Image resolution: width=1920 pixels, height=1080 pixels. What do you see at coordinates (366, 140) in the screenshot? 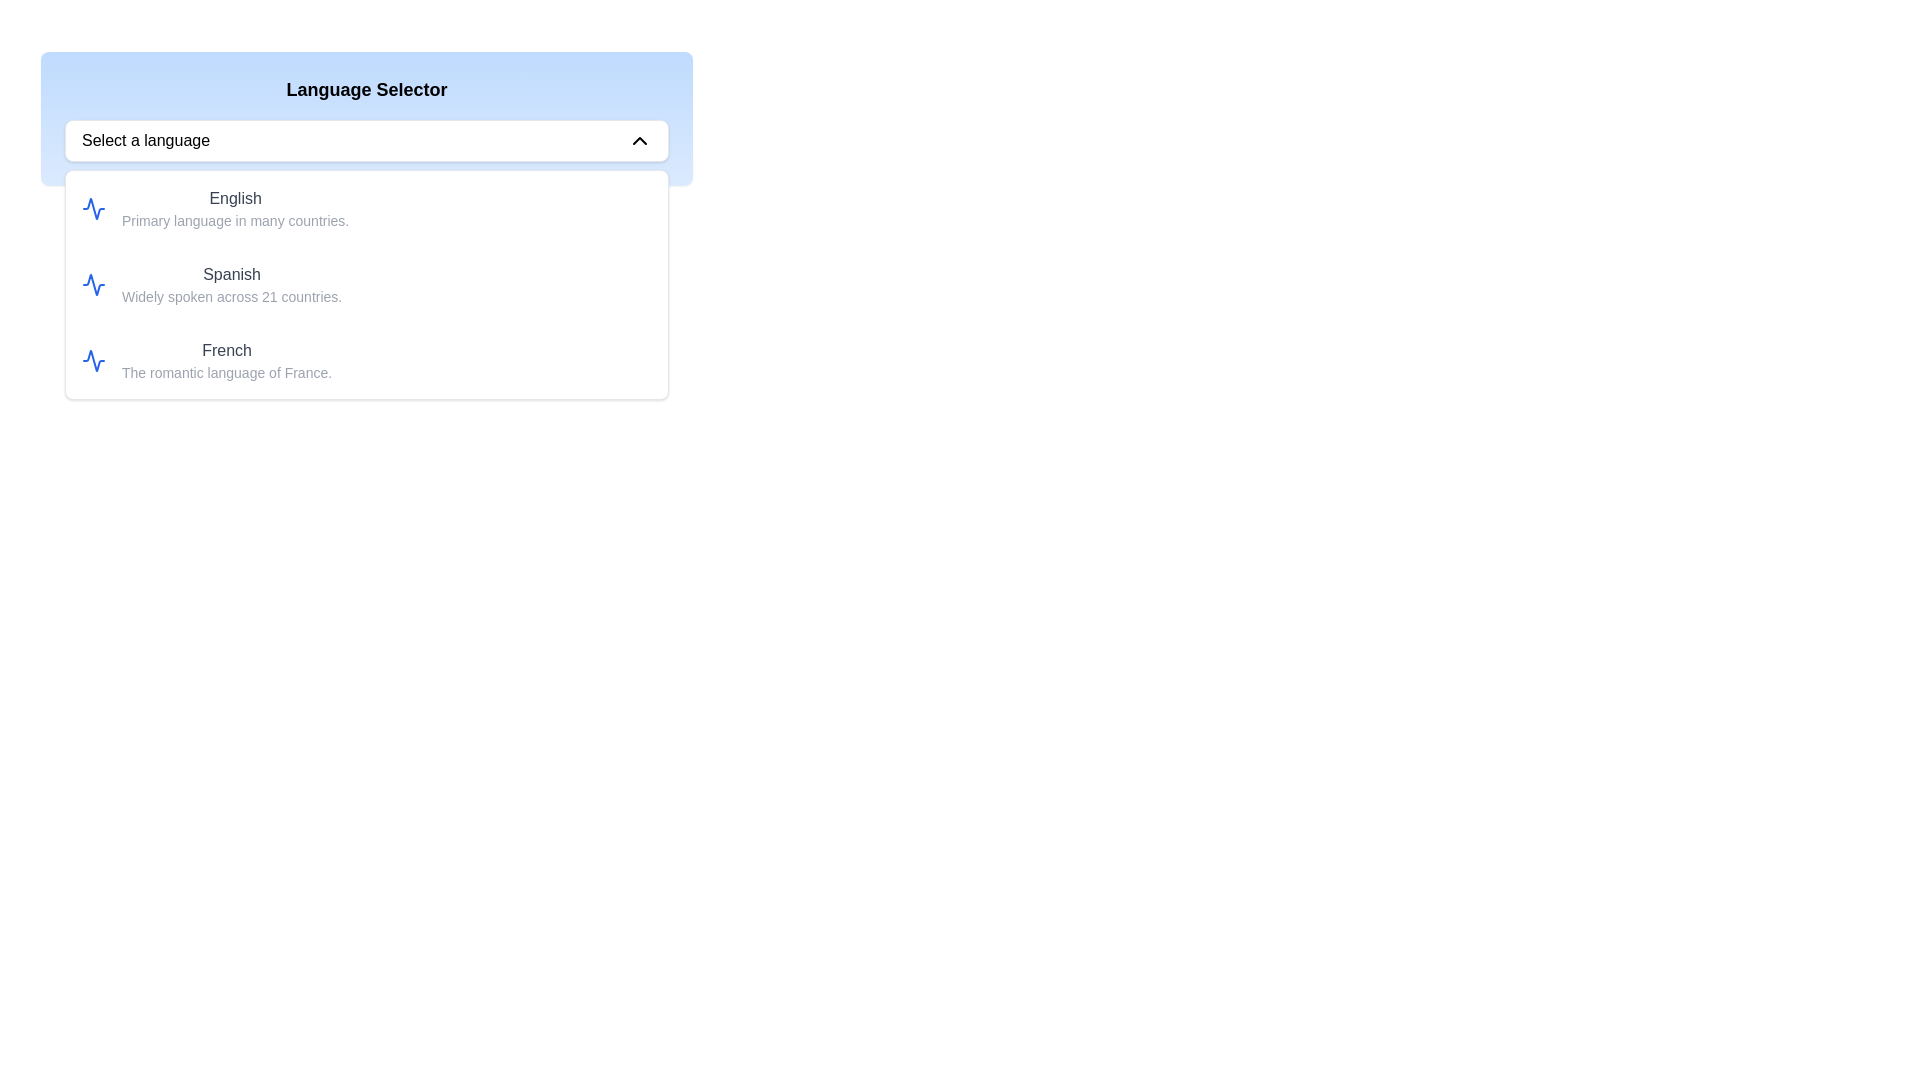
I see `the Dropdown menu button labeled 'Select a language'` at bounding box center [366, 140].